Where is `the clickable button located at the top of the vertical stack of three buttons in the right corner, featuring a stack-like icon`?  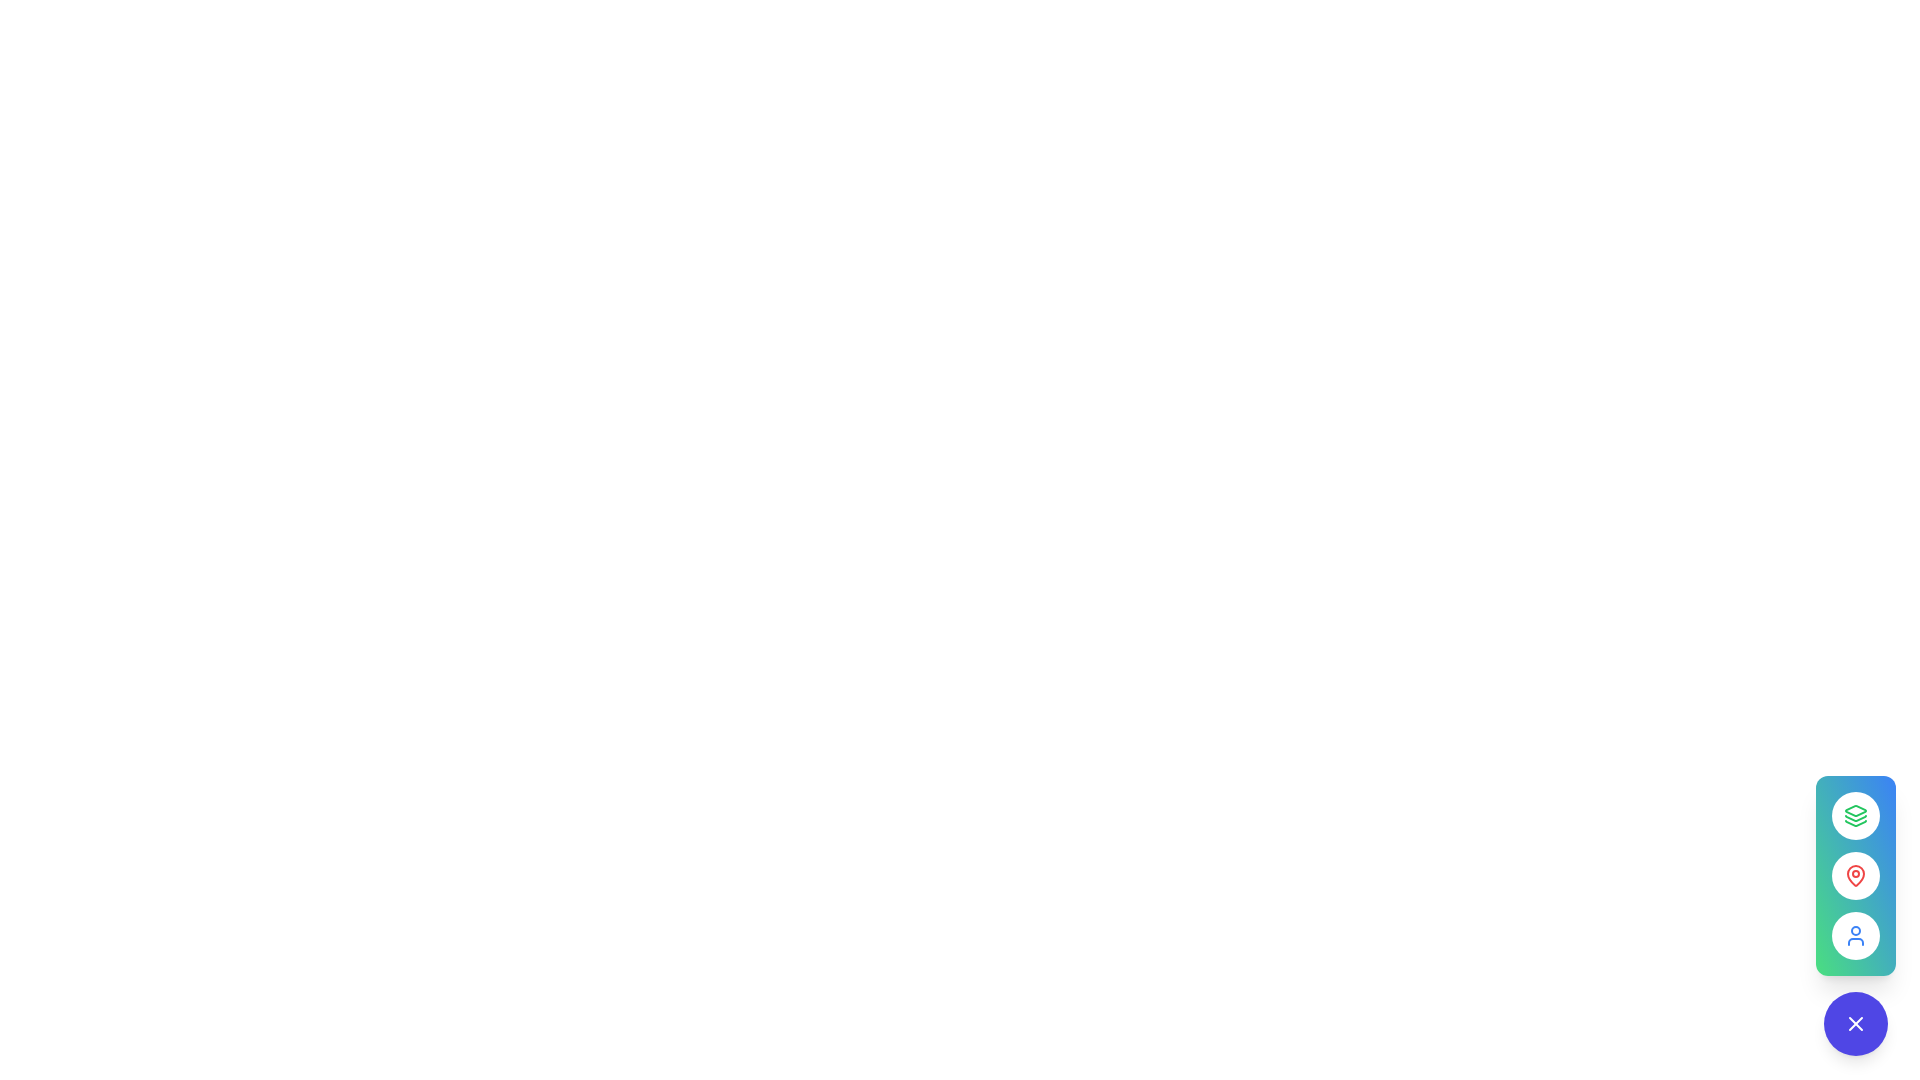 the clickable button located at the top of the vertical stack of three buttons in the right corner, featuring a stack-like icon is located at coordinates (1855, 816).